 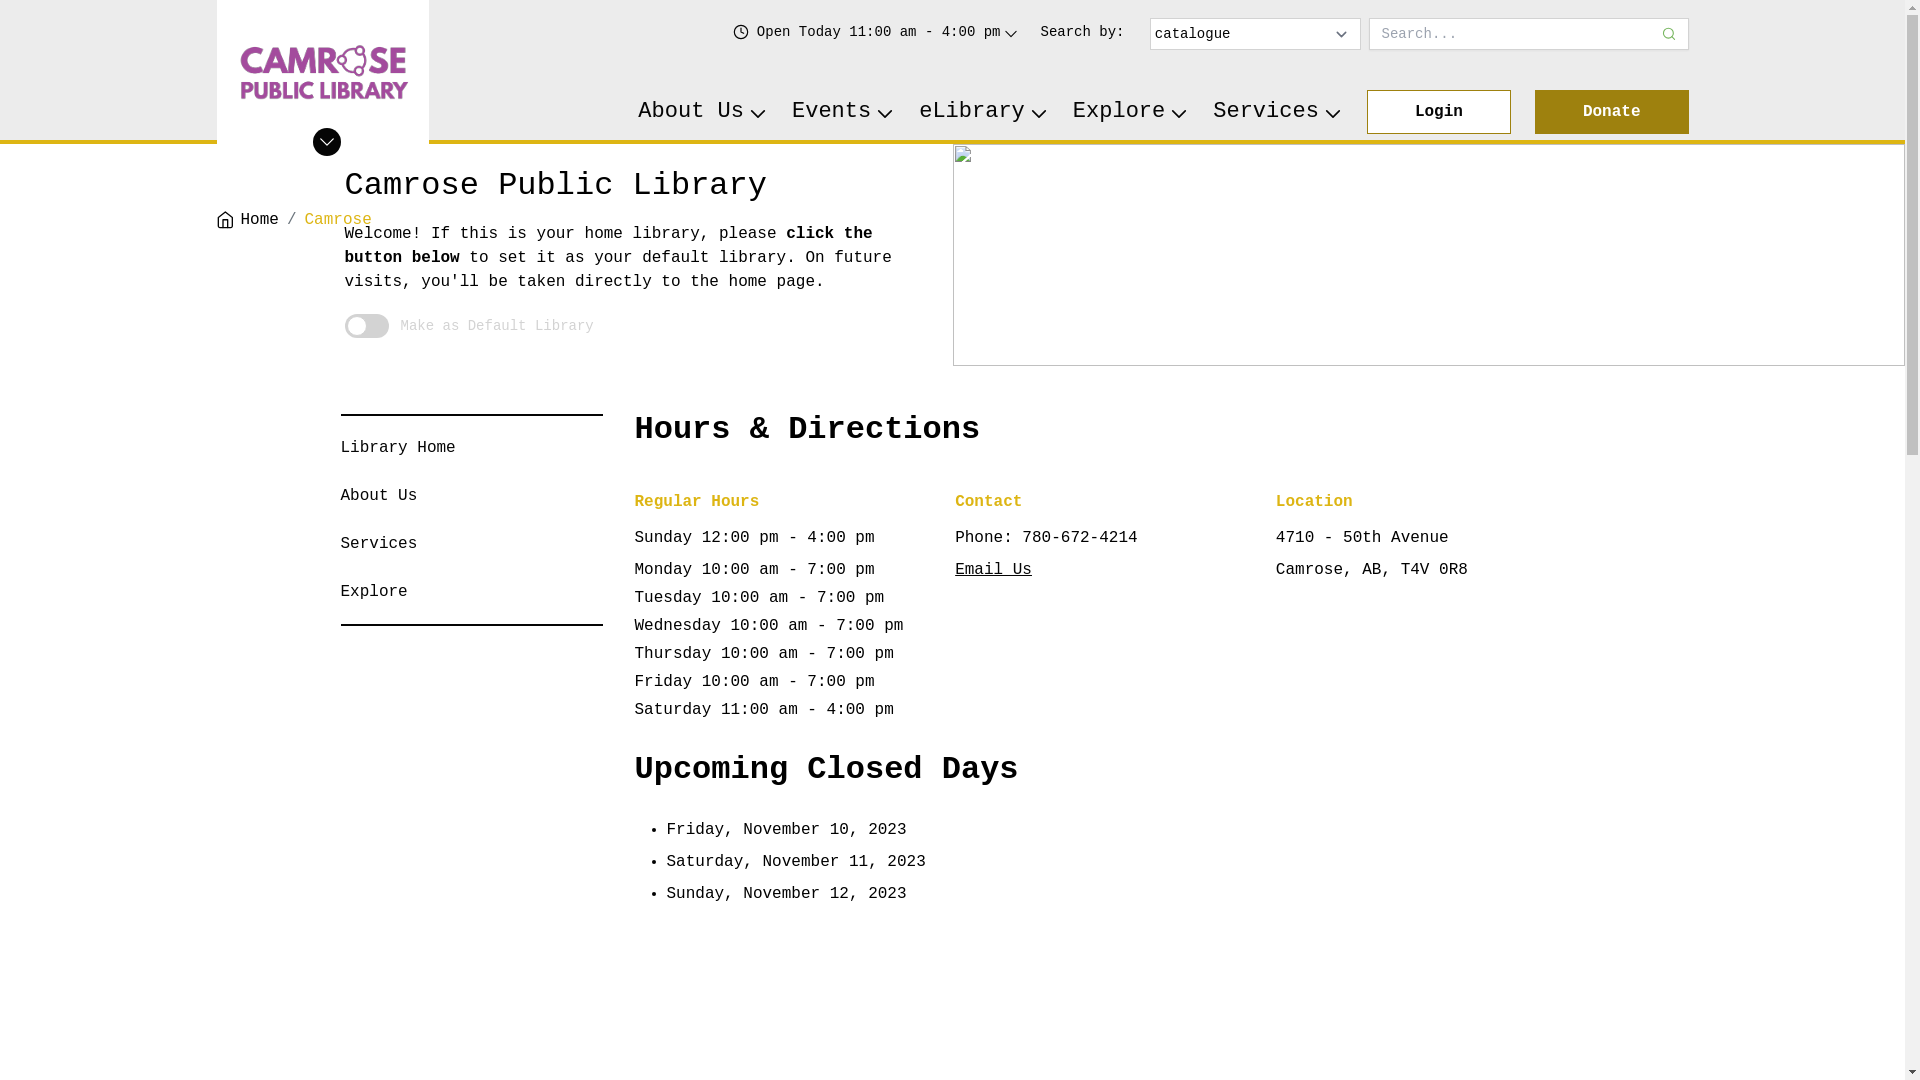 What do you see at coordinates (1612, 111) in the screenshot?
I see `'Donate'` at bounding box center [1612, 111].